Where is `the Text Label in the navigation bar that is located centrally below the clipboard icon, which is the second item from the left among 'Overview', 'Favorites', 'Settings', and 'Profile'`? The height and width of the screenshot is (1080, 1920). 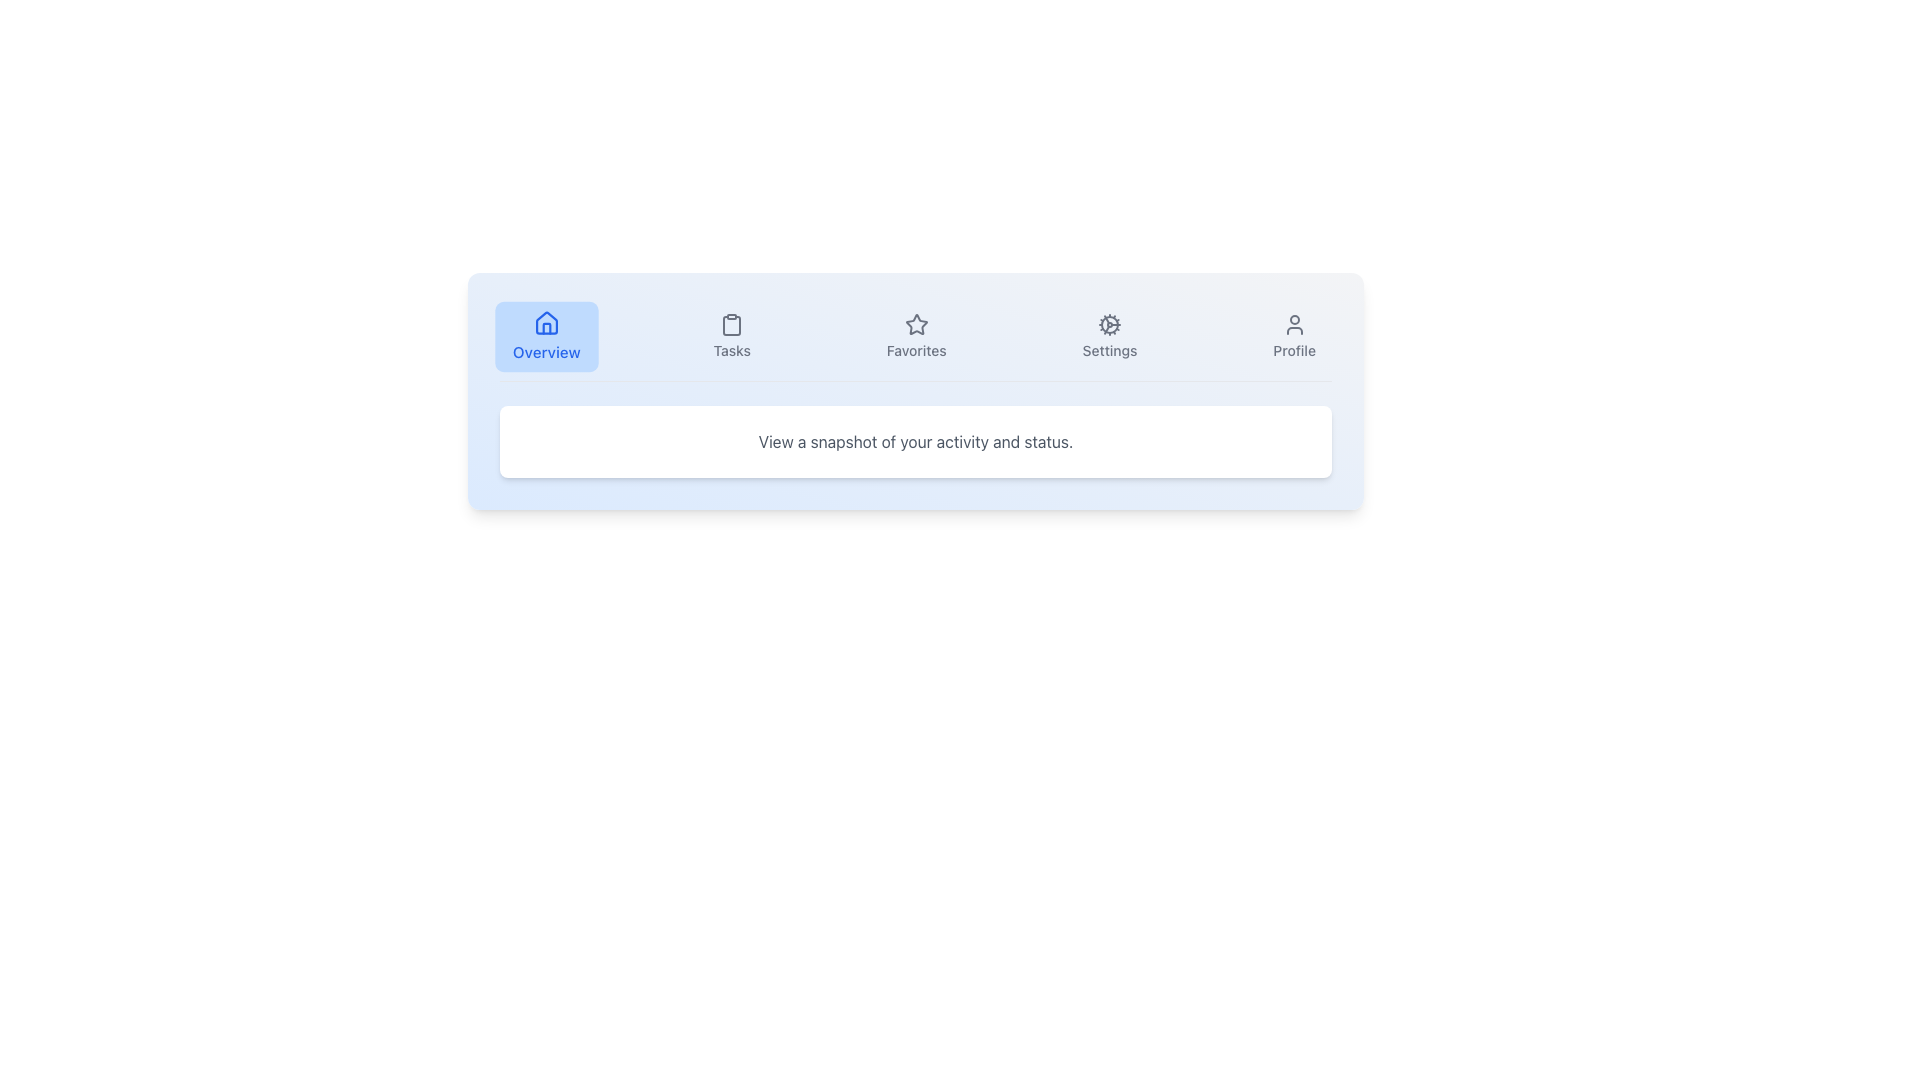
the Text Label in the navigation bar that is located centrally below the clipboard icon, which is the second item from the left among 'Overview', 'Favorites', 'Settings', and 'Profile' is located at coordinates (731, 350).